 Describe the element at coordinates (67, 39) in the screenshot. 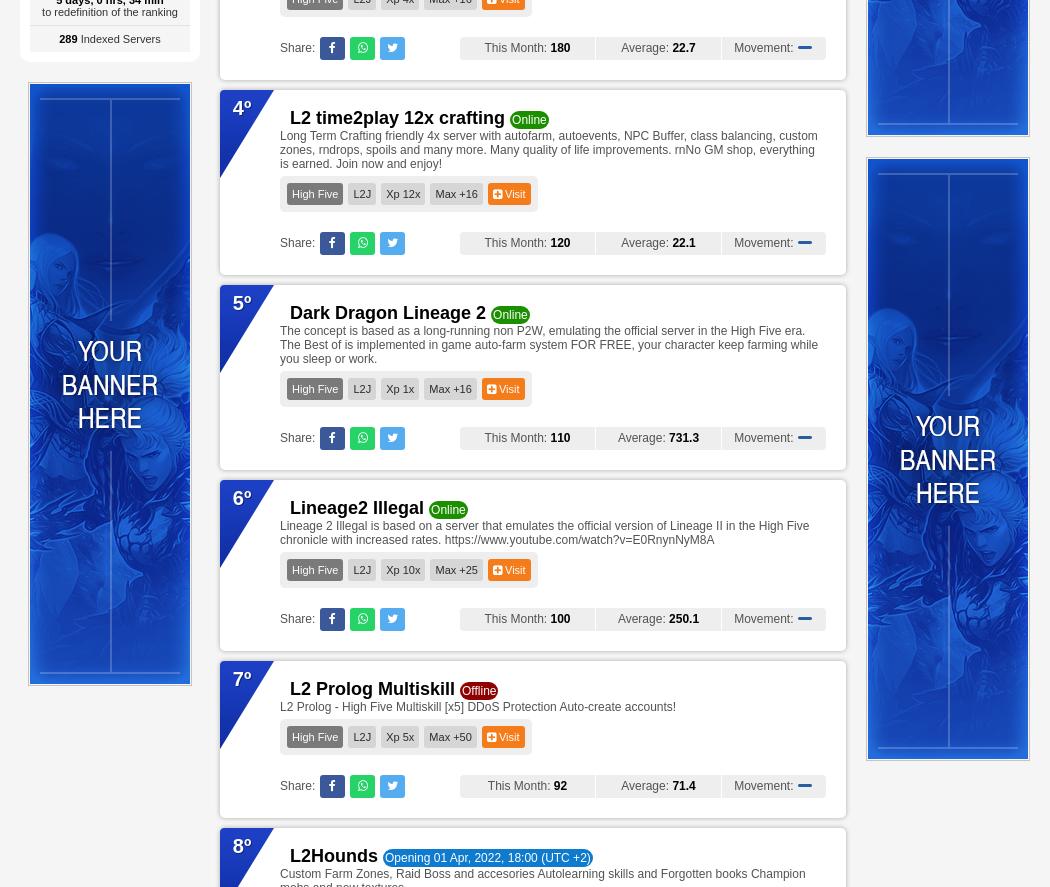

I see `'289'` at that location.